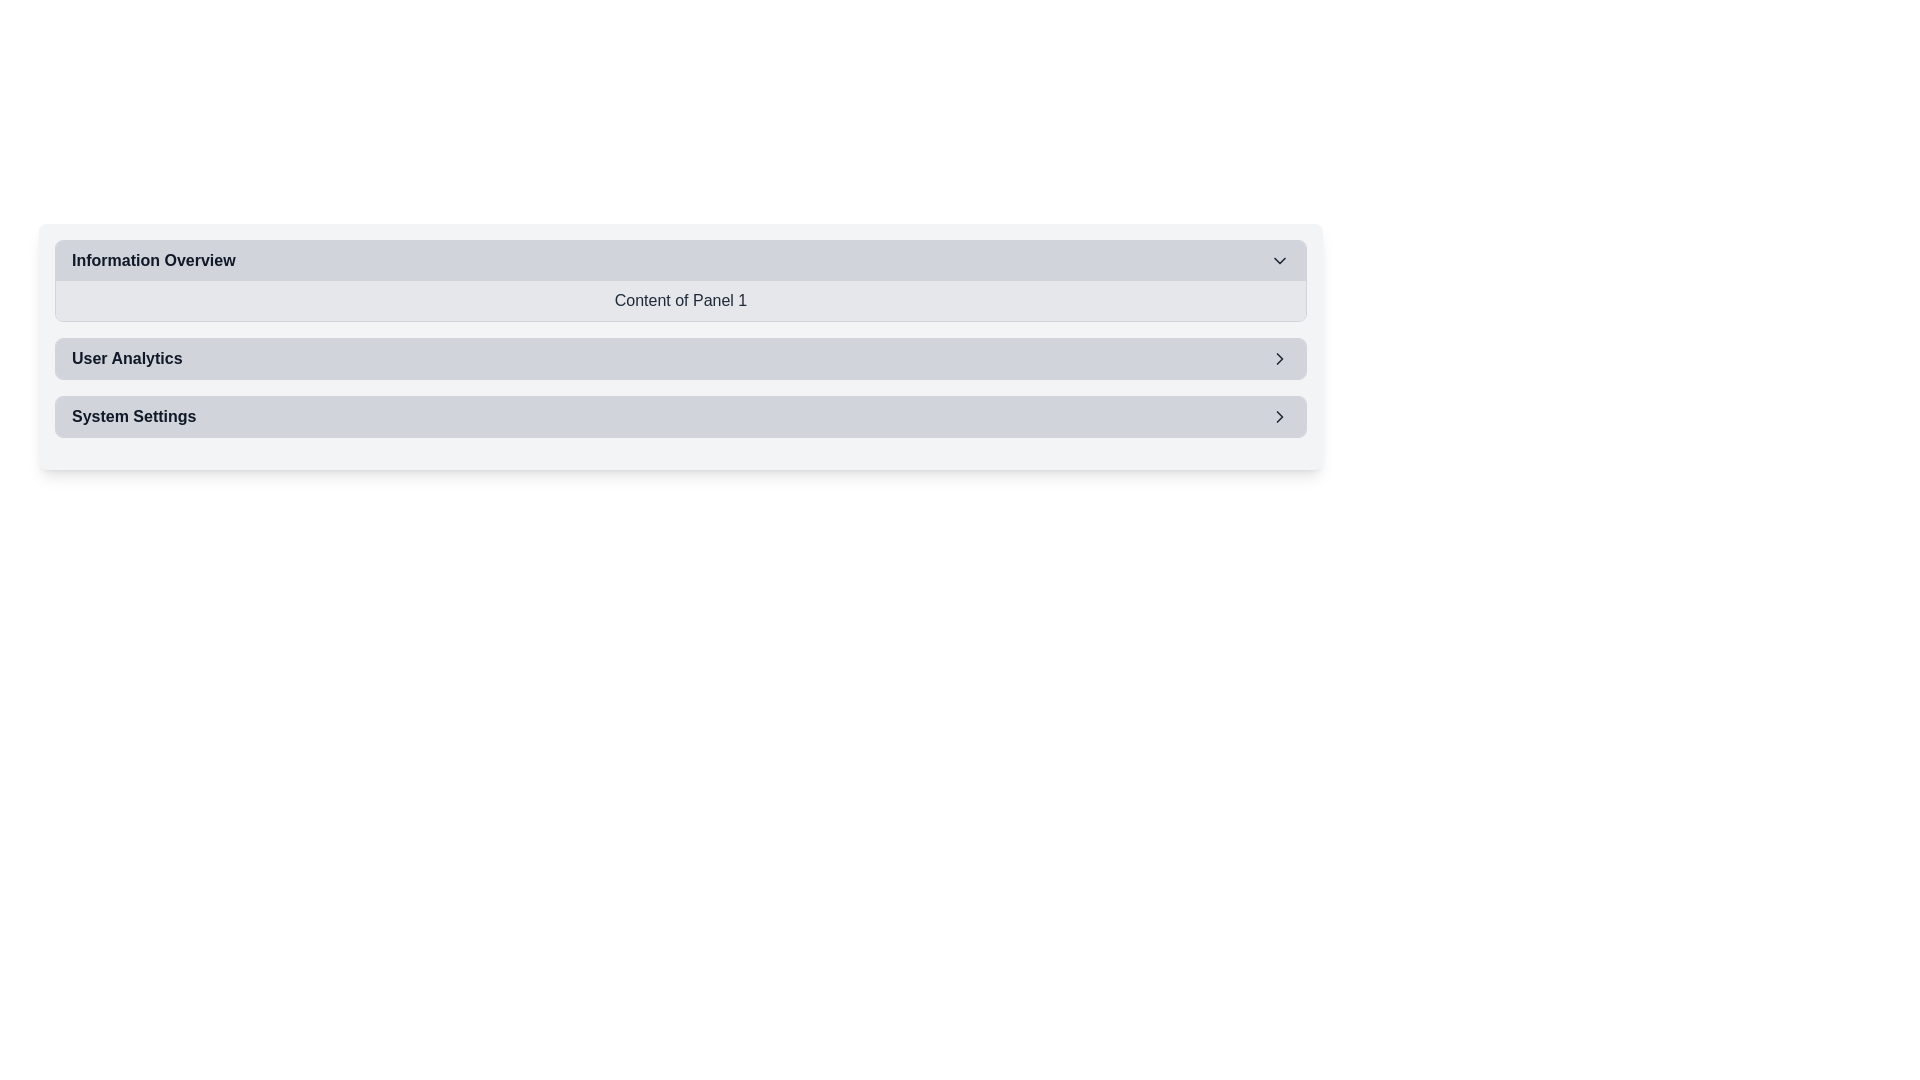 The width and height of the screenshot is (1920, 1080). Describe the element at coordinates (1280, 260) in the screenshot. I see `the downward-pointing chevron icon located at the far right of the 'Information Overview' header` at that location.